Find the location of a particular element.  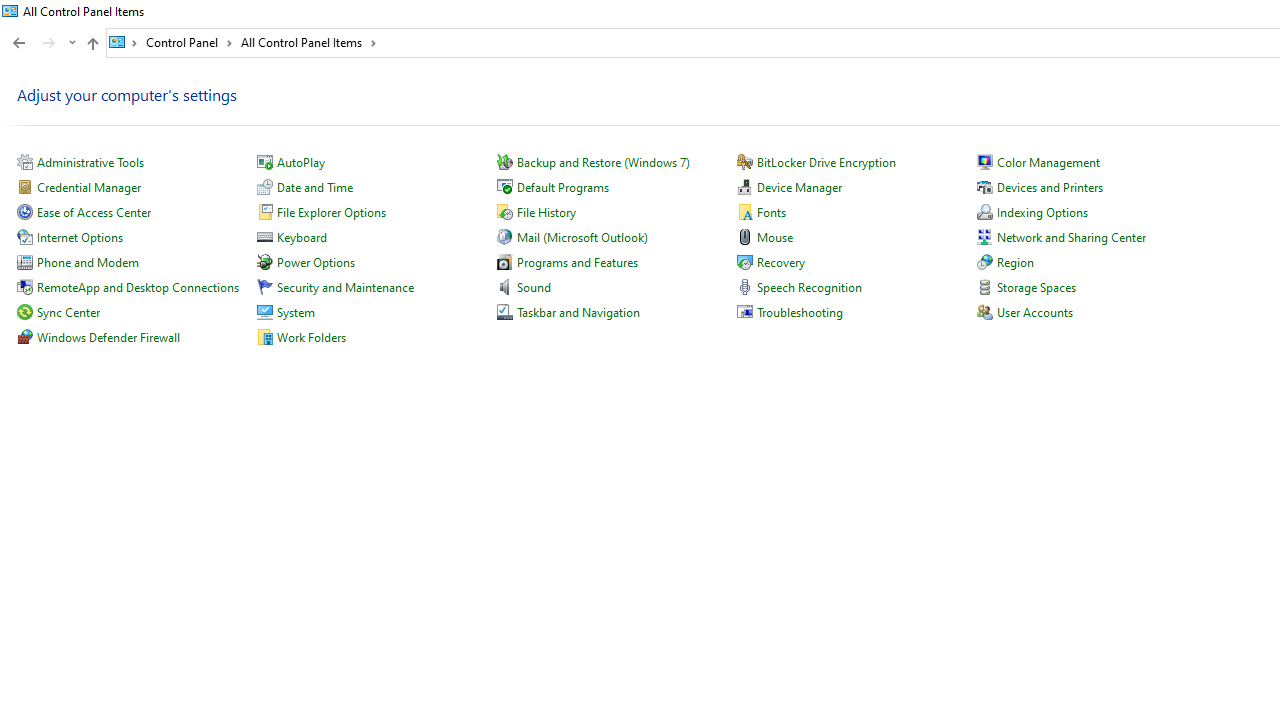

'Device Manager' is located at coordinates (798, 187).